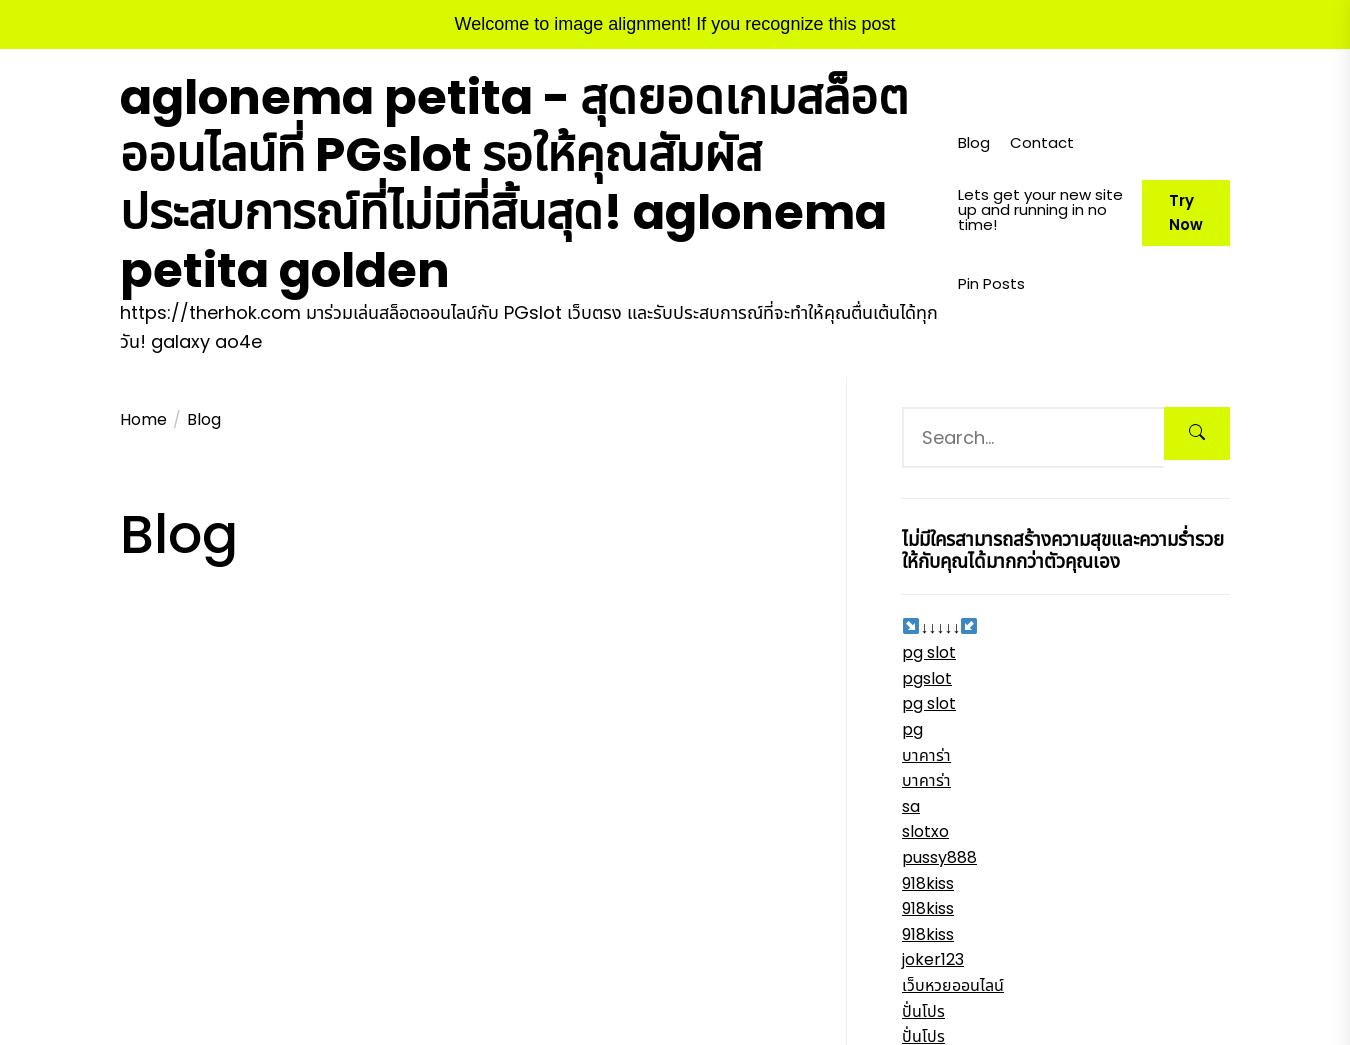 The width and height of the screenshot is (1350, 1045). What do you see at coordinates (926, 677) in the screenshot?
I see `'pgslot'` at bounding box center [926, 677].